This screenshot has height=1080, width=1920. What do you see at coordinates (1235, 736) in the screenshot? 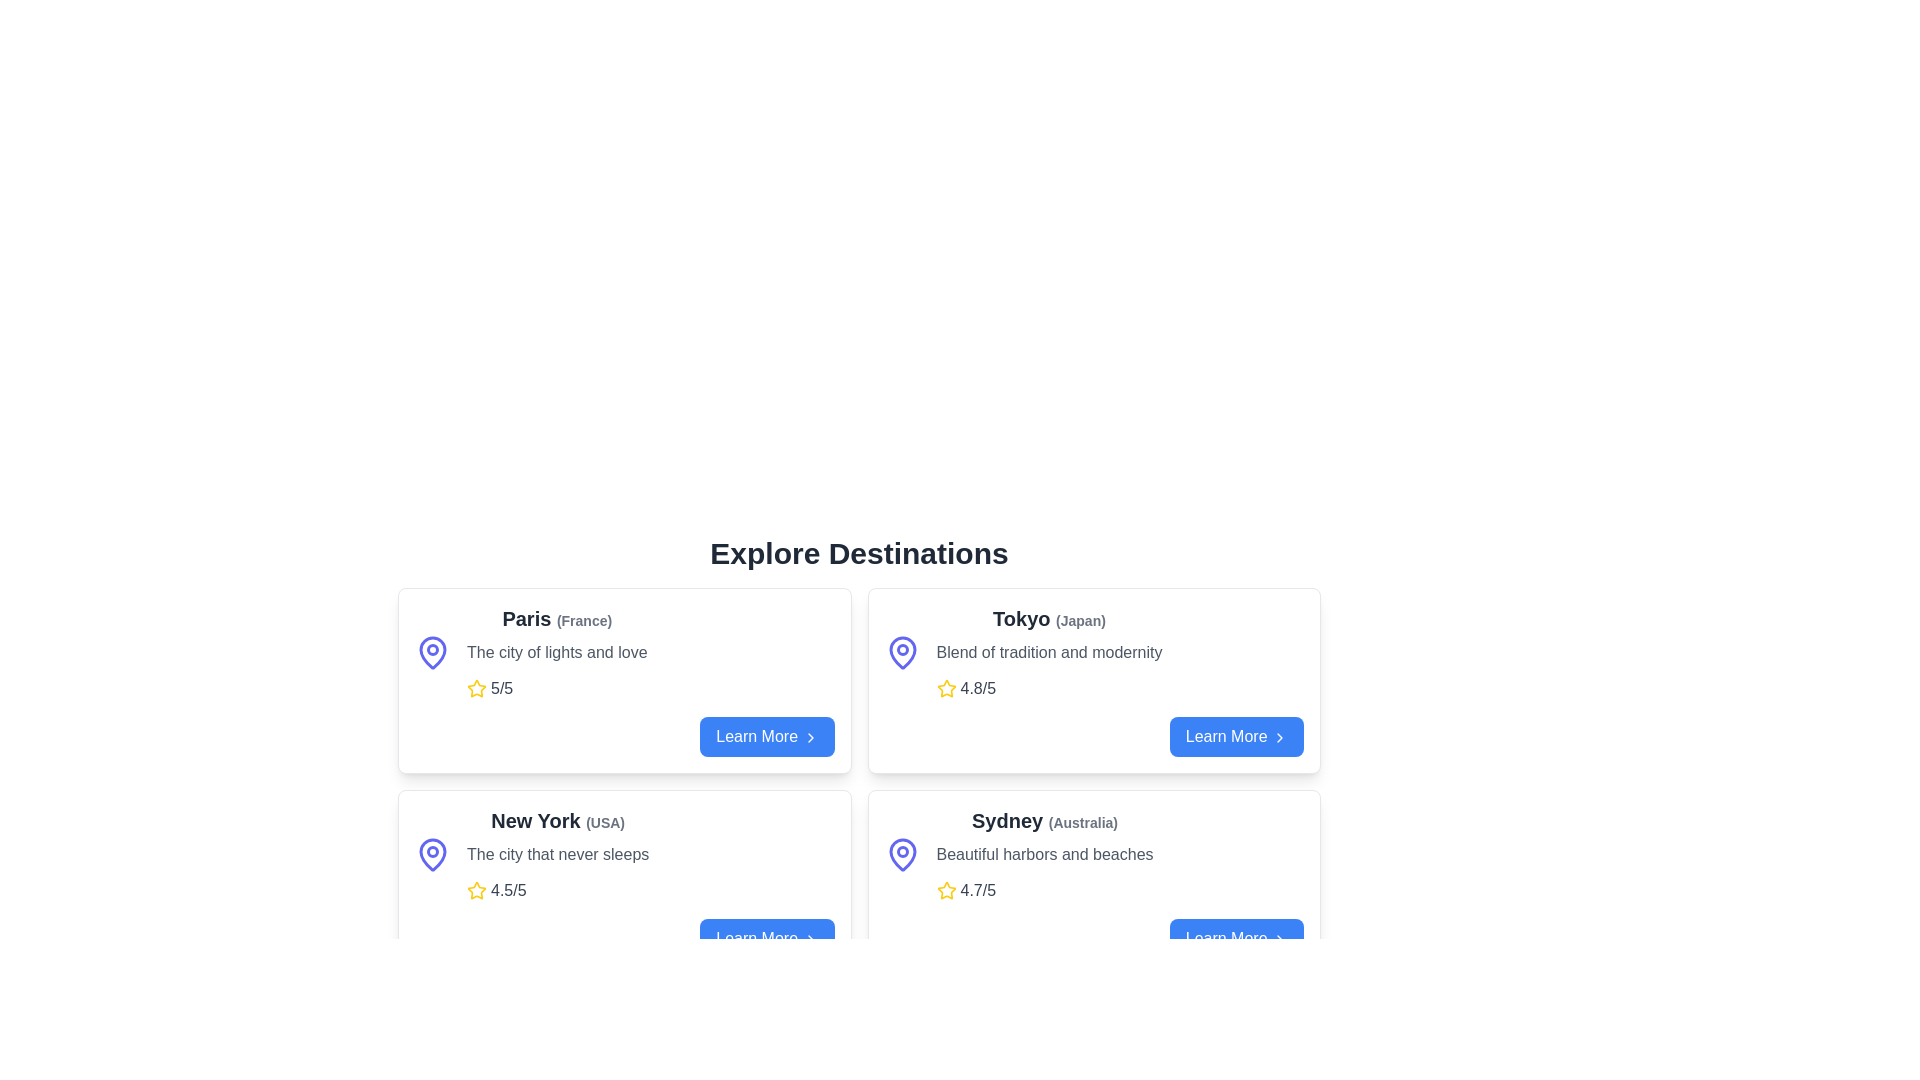
I see `the button located in the bottom-right corner of the 'Tokyo (Japan)' card` at bounding box center [1235, 736].